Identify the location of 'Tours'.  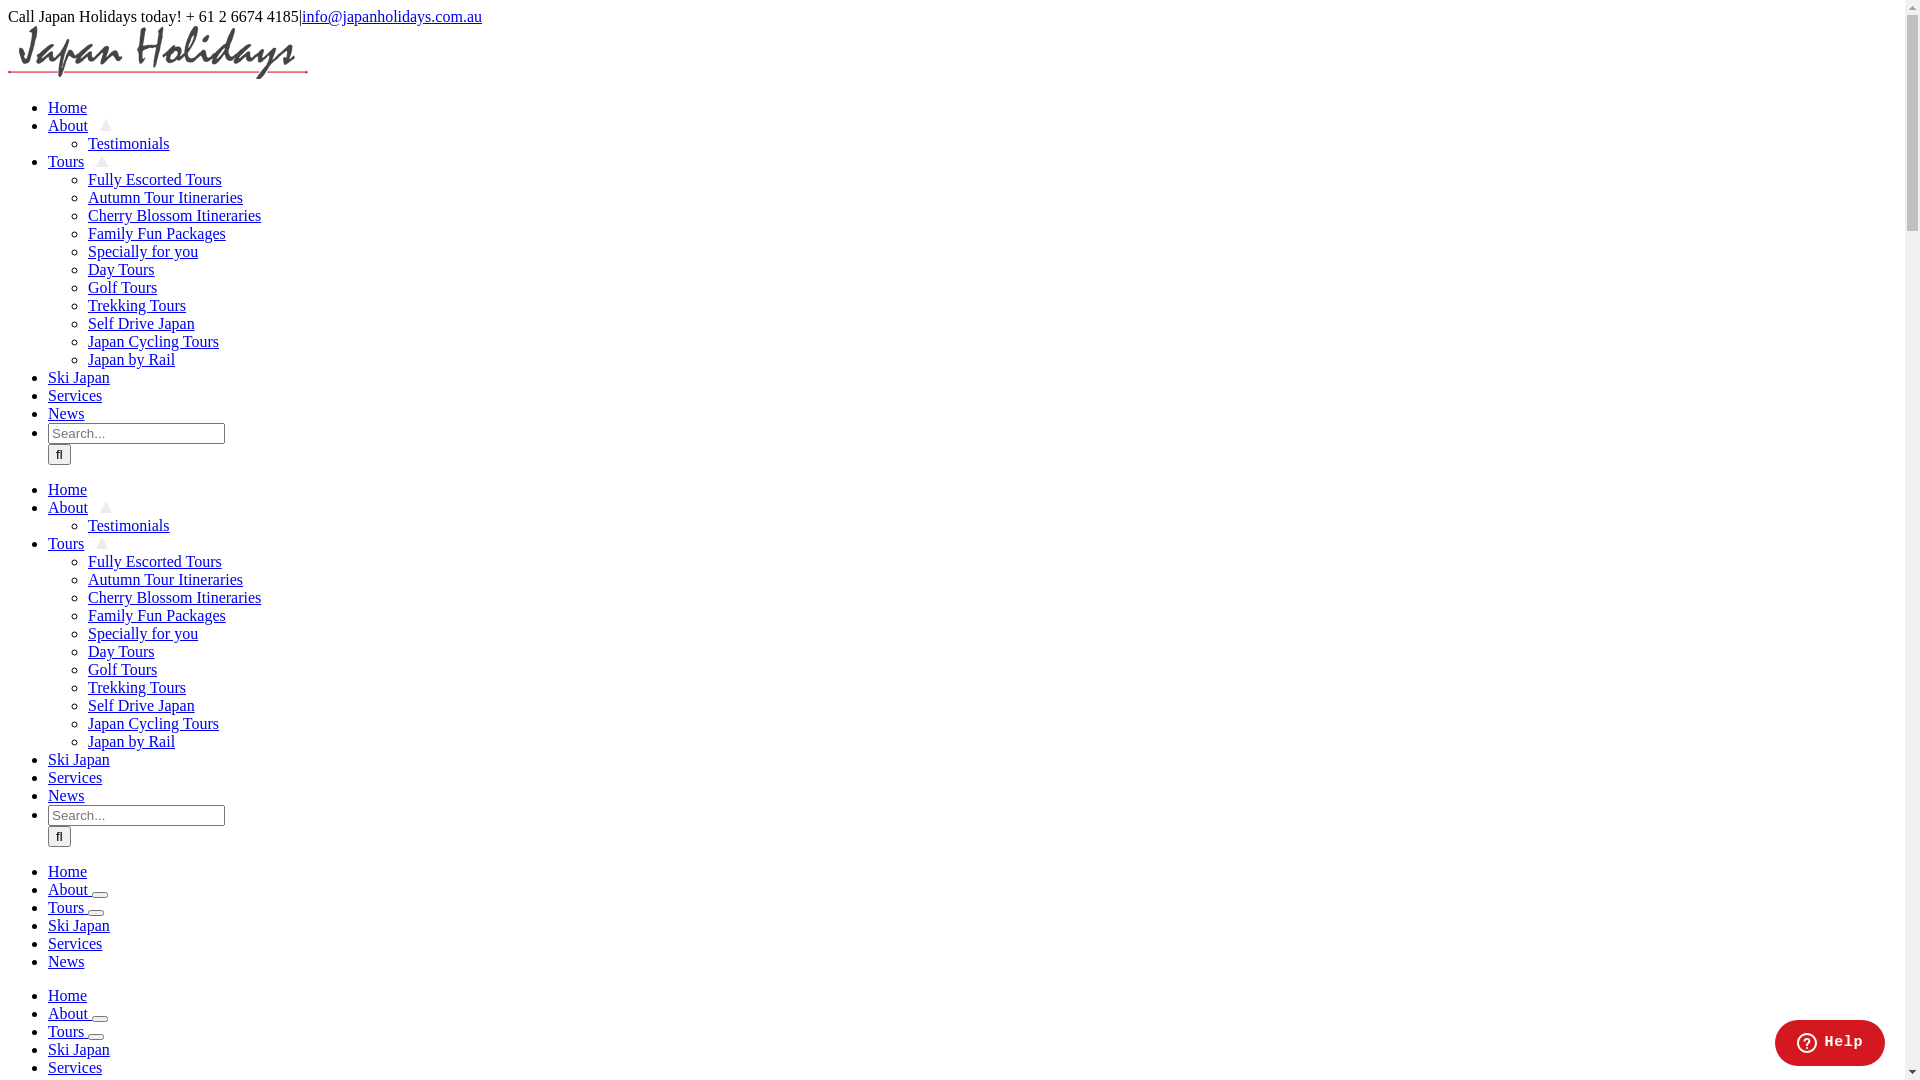
(77, 160).